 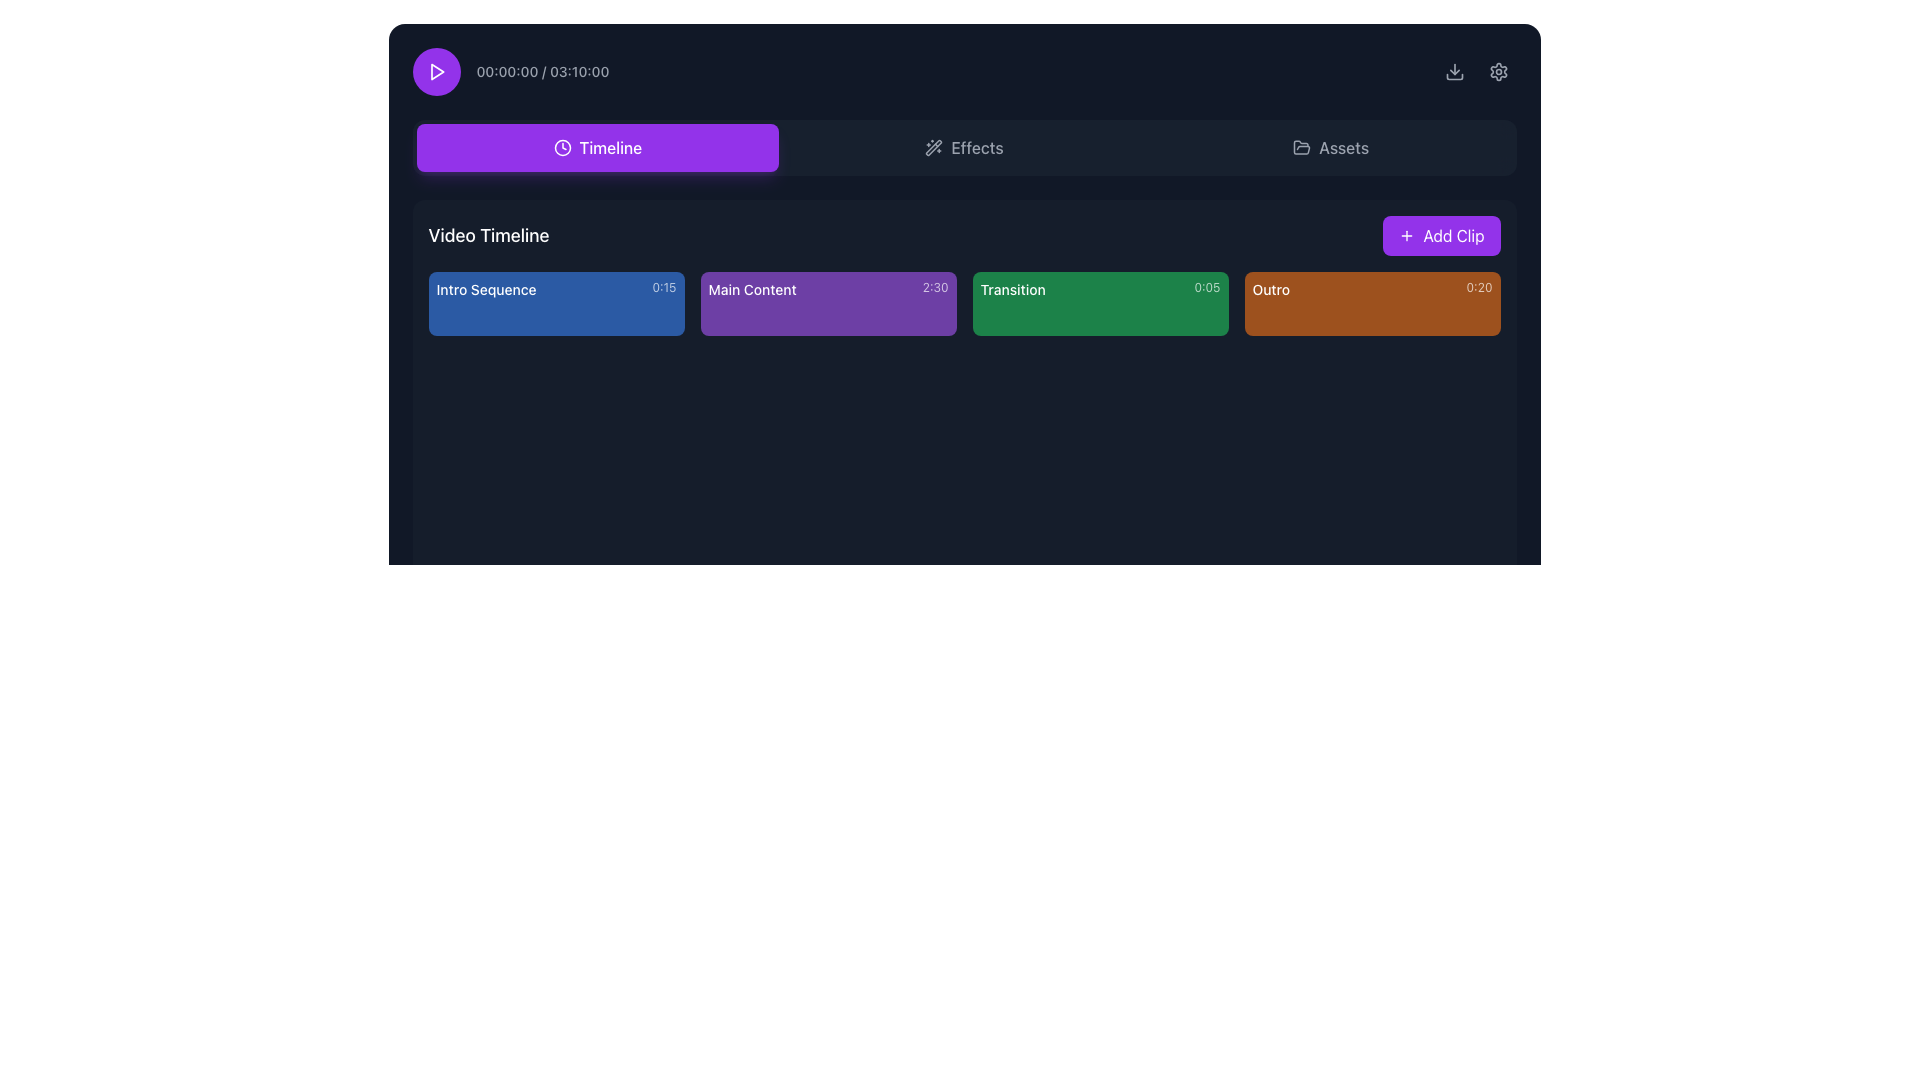 What do you see at coordinates (1371, 304) in the screenshot?
I see `the rectangular button with a light orange background labeled 'Outro' to interact with it` at bounding box center [1371, 304].